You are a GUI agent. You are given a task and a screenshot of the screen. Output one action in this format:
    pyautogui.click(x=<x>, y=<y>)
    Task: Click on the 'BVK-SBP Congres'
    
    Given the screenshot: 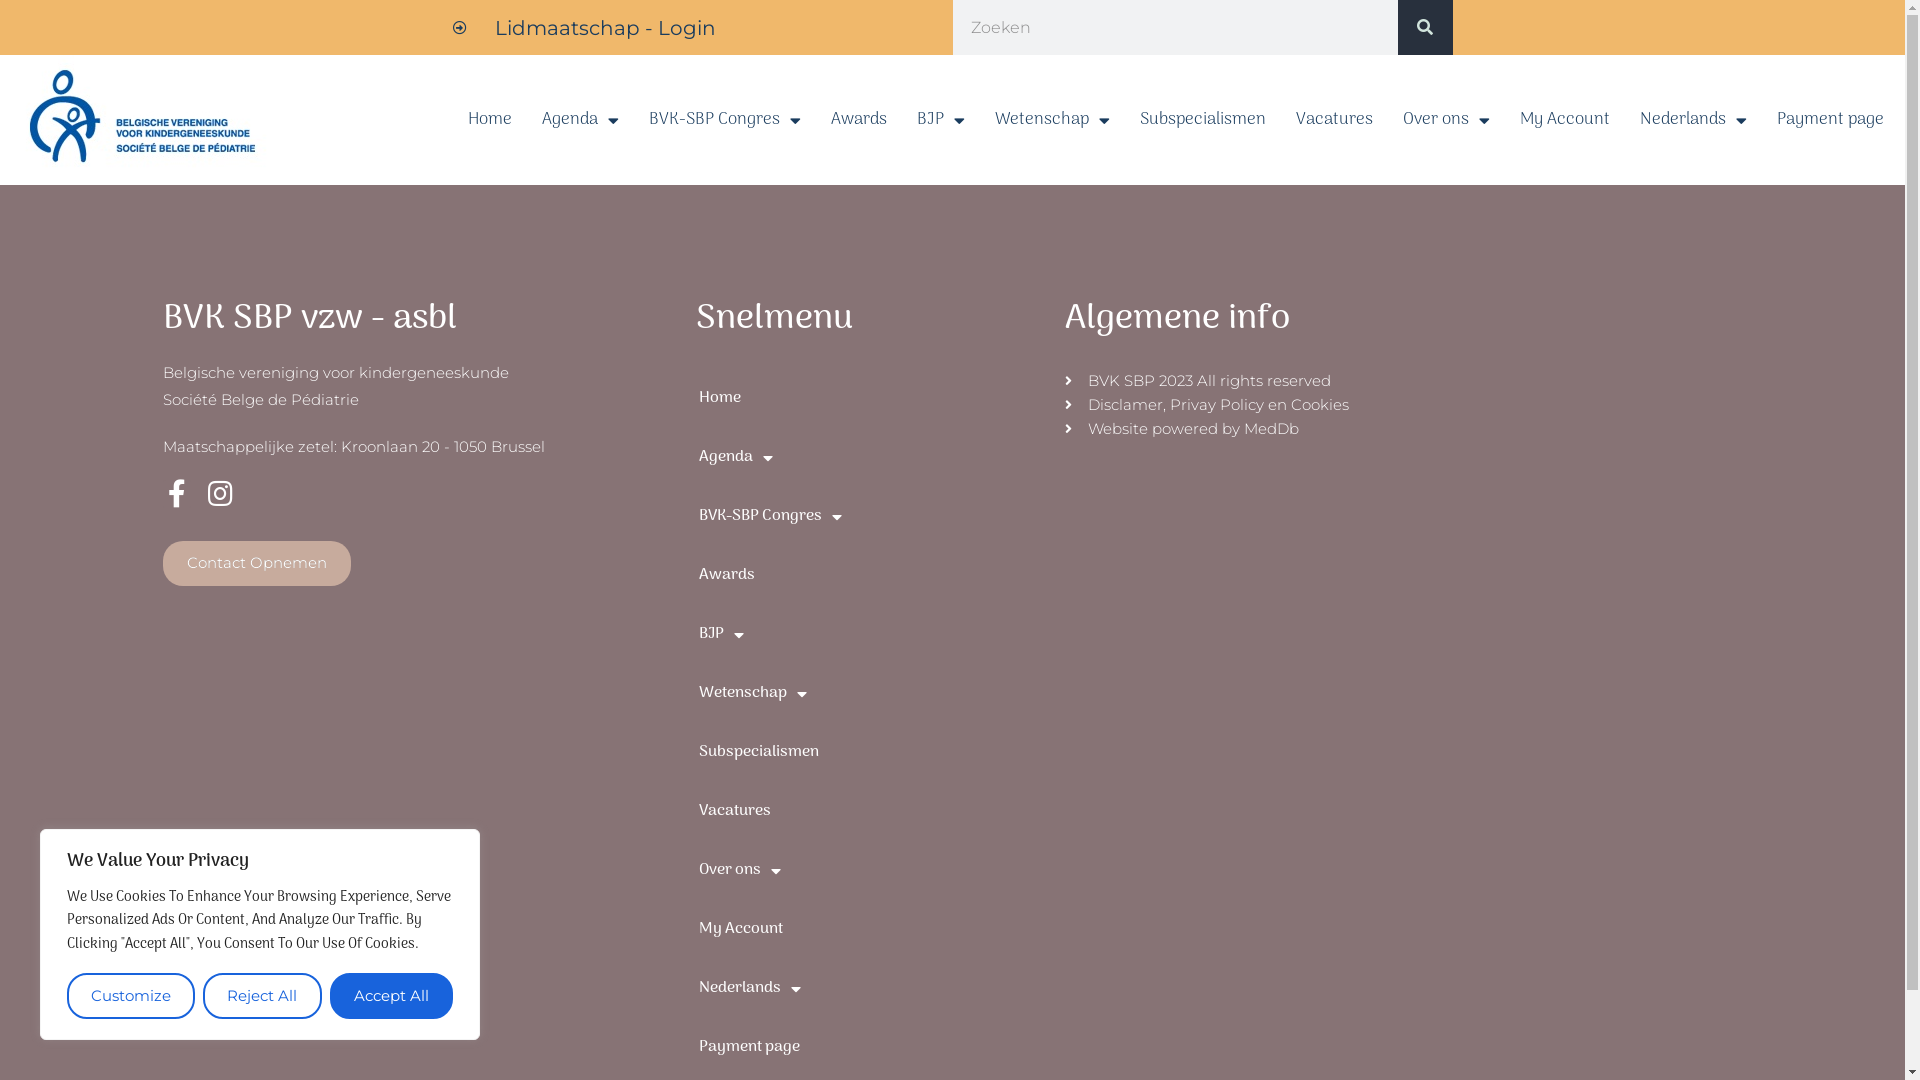 What is the action you would take?
    pyautogui.click(x=696, y=515)
    